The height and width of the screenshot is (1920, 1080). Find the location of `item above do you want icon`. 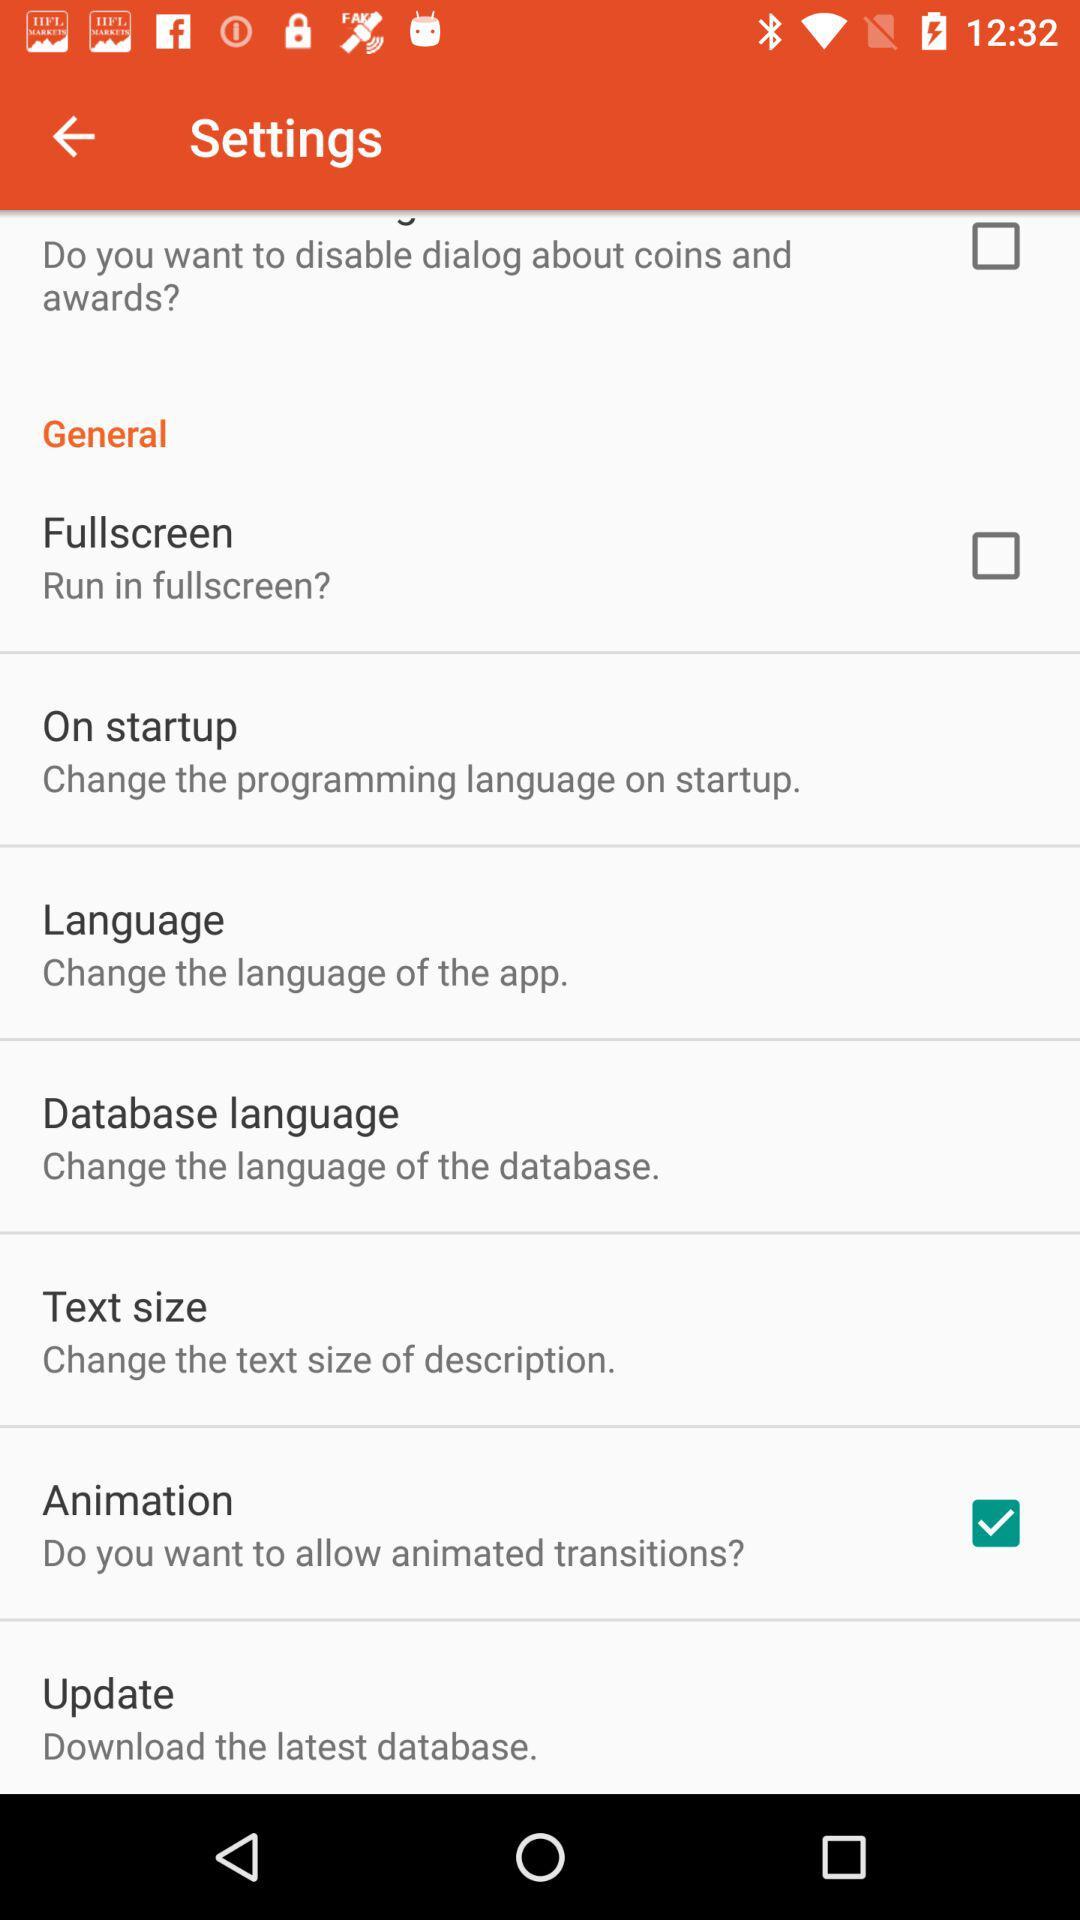

item above do you want icon is located at coordinates (137, 1498).